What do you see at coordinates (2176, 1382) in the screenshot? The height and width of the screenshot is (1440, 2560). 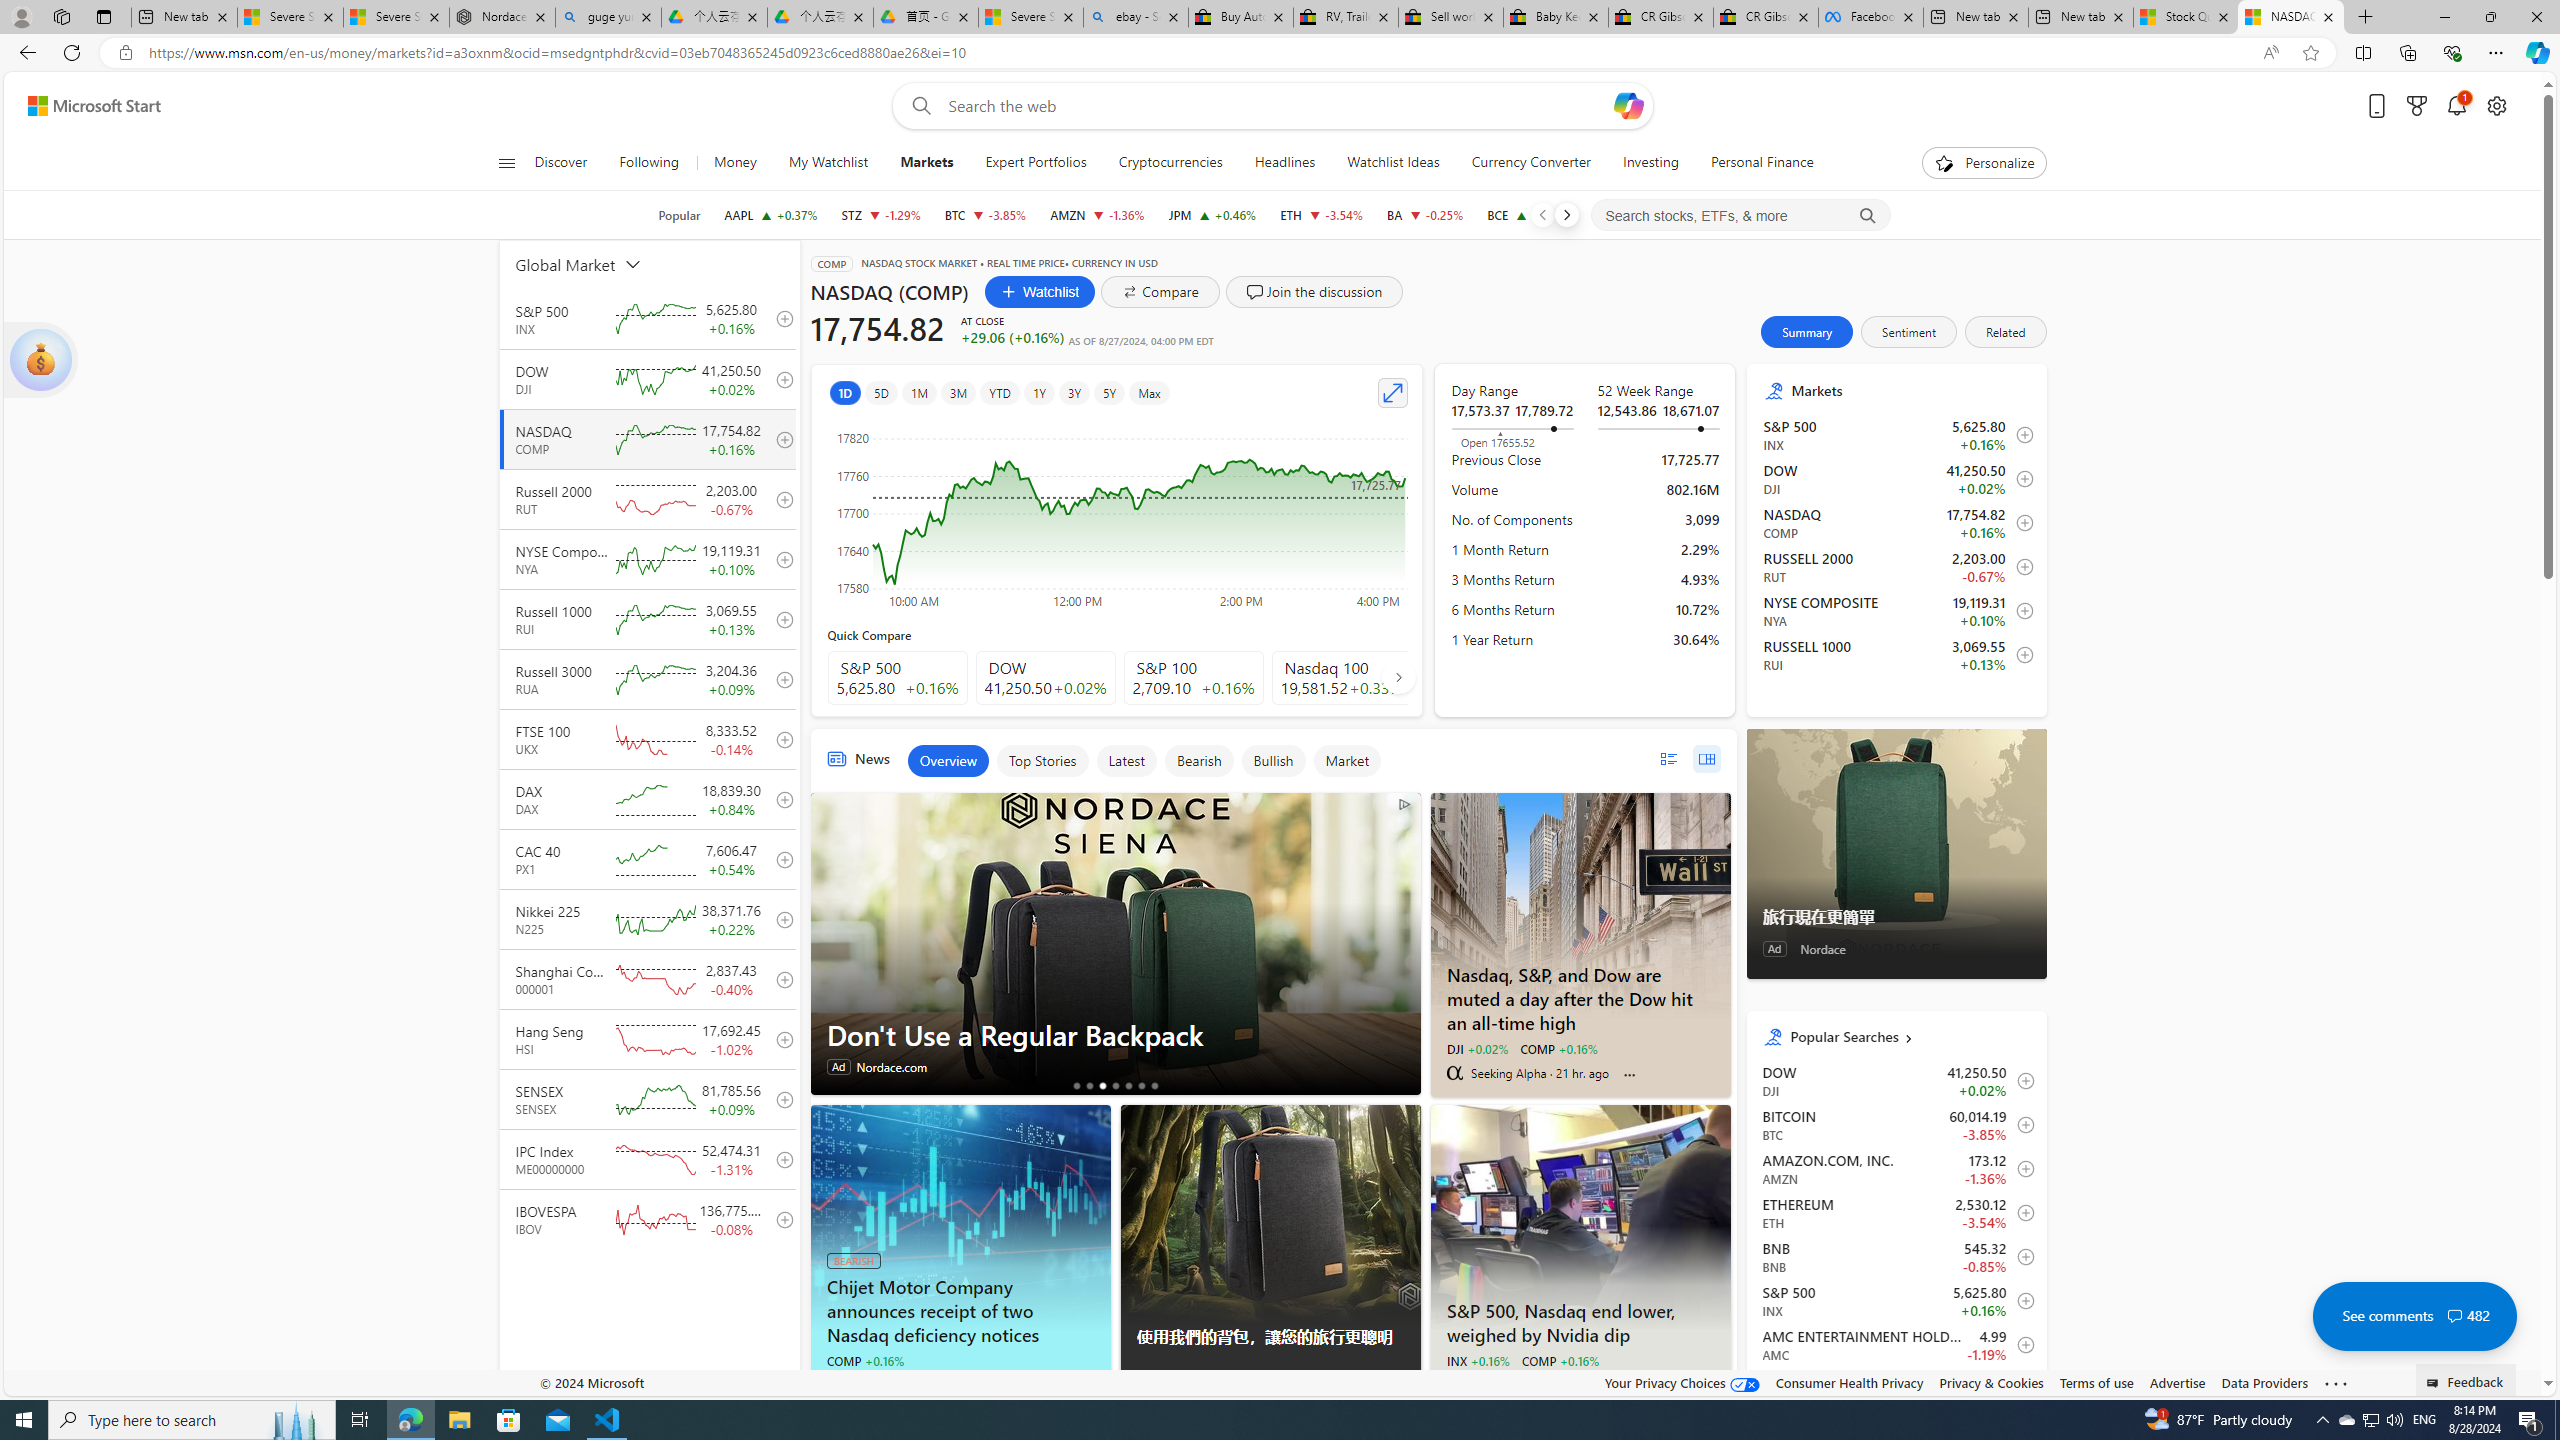 I see `'Advertise'` at bounding box center [2176, 1382].